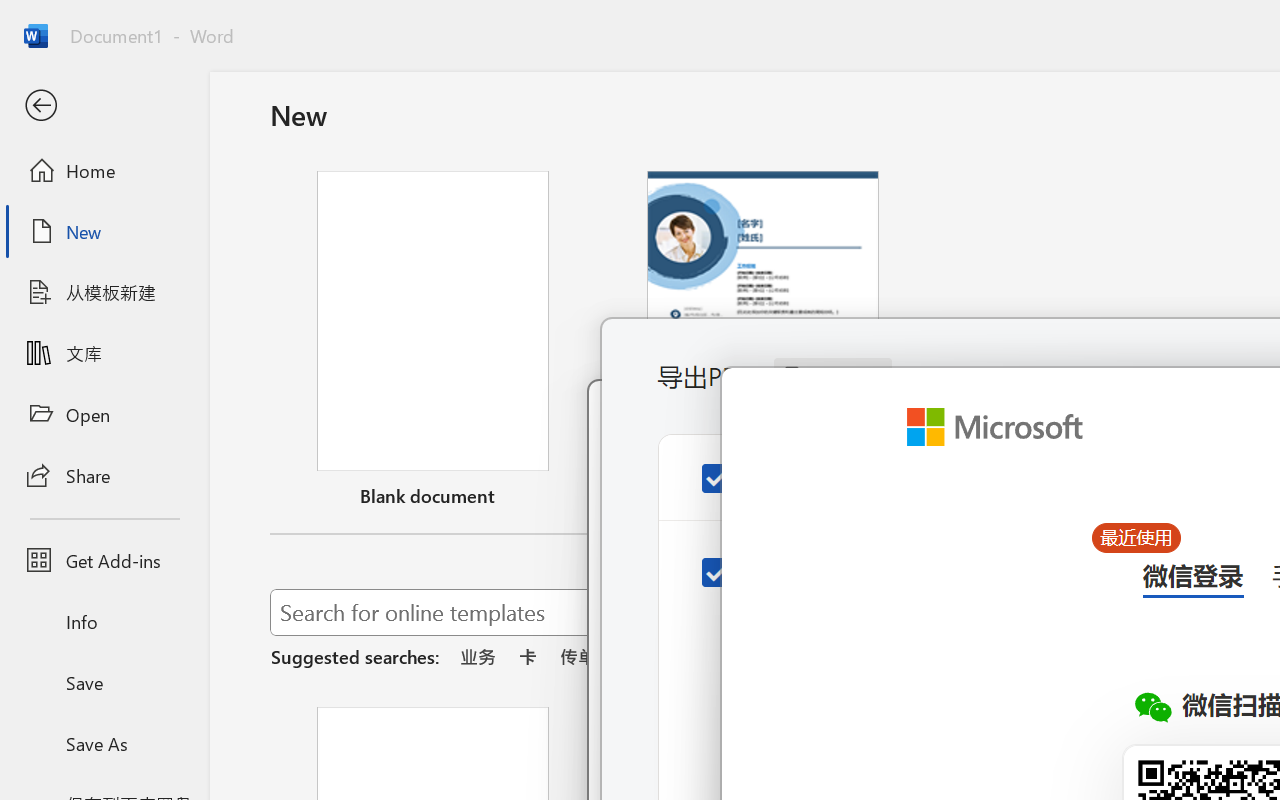 Image resolution: width=1280 pixels, height=800 pixels. What do you see at coordinates (103, 621) in the screenshot?
I see `'Info'` at bounding box center [103, 621].